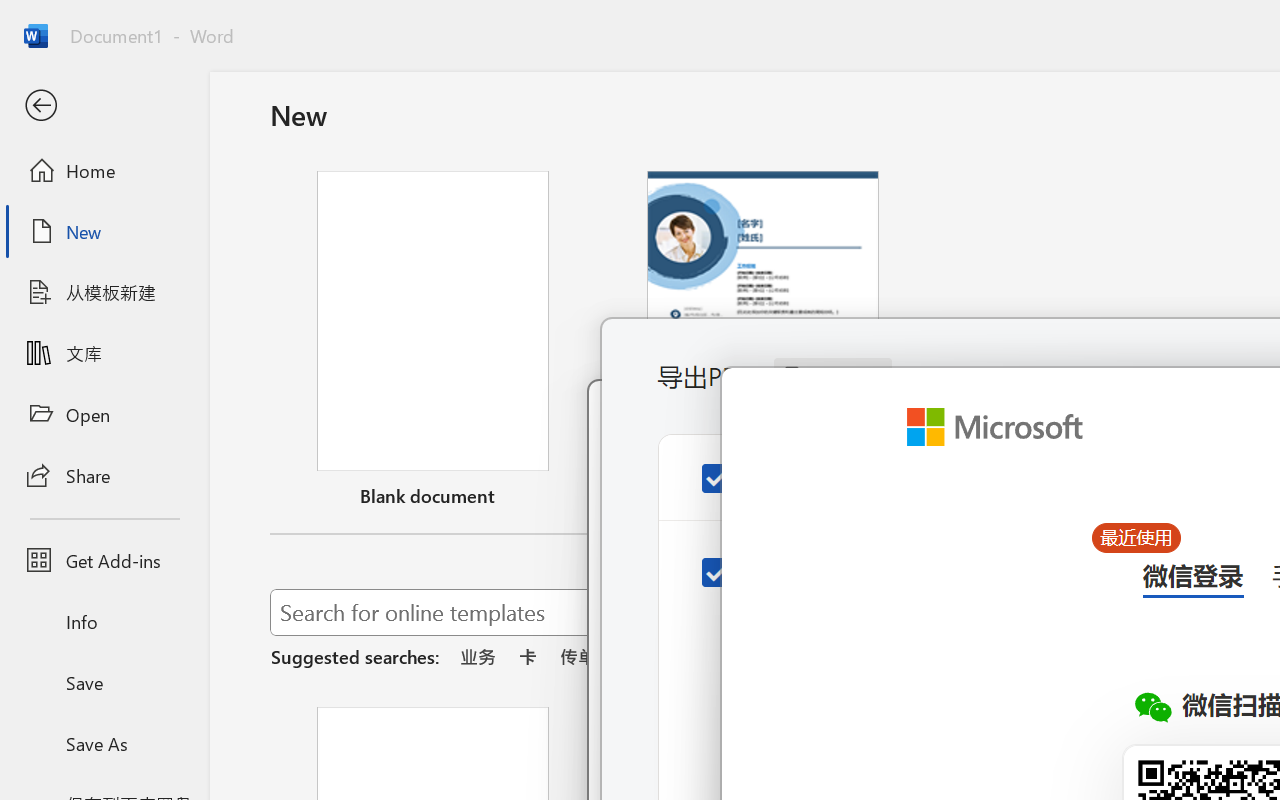 Image resolution: width=1280 pixels, height=800 pixels. What do you see at coordinates (103, 621) in the screenshot?
I see `'Info'` at bounding box center [103, 621].